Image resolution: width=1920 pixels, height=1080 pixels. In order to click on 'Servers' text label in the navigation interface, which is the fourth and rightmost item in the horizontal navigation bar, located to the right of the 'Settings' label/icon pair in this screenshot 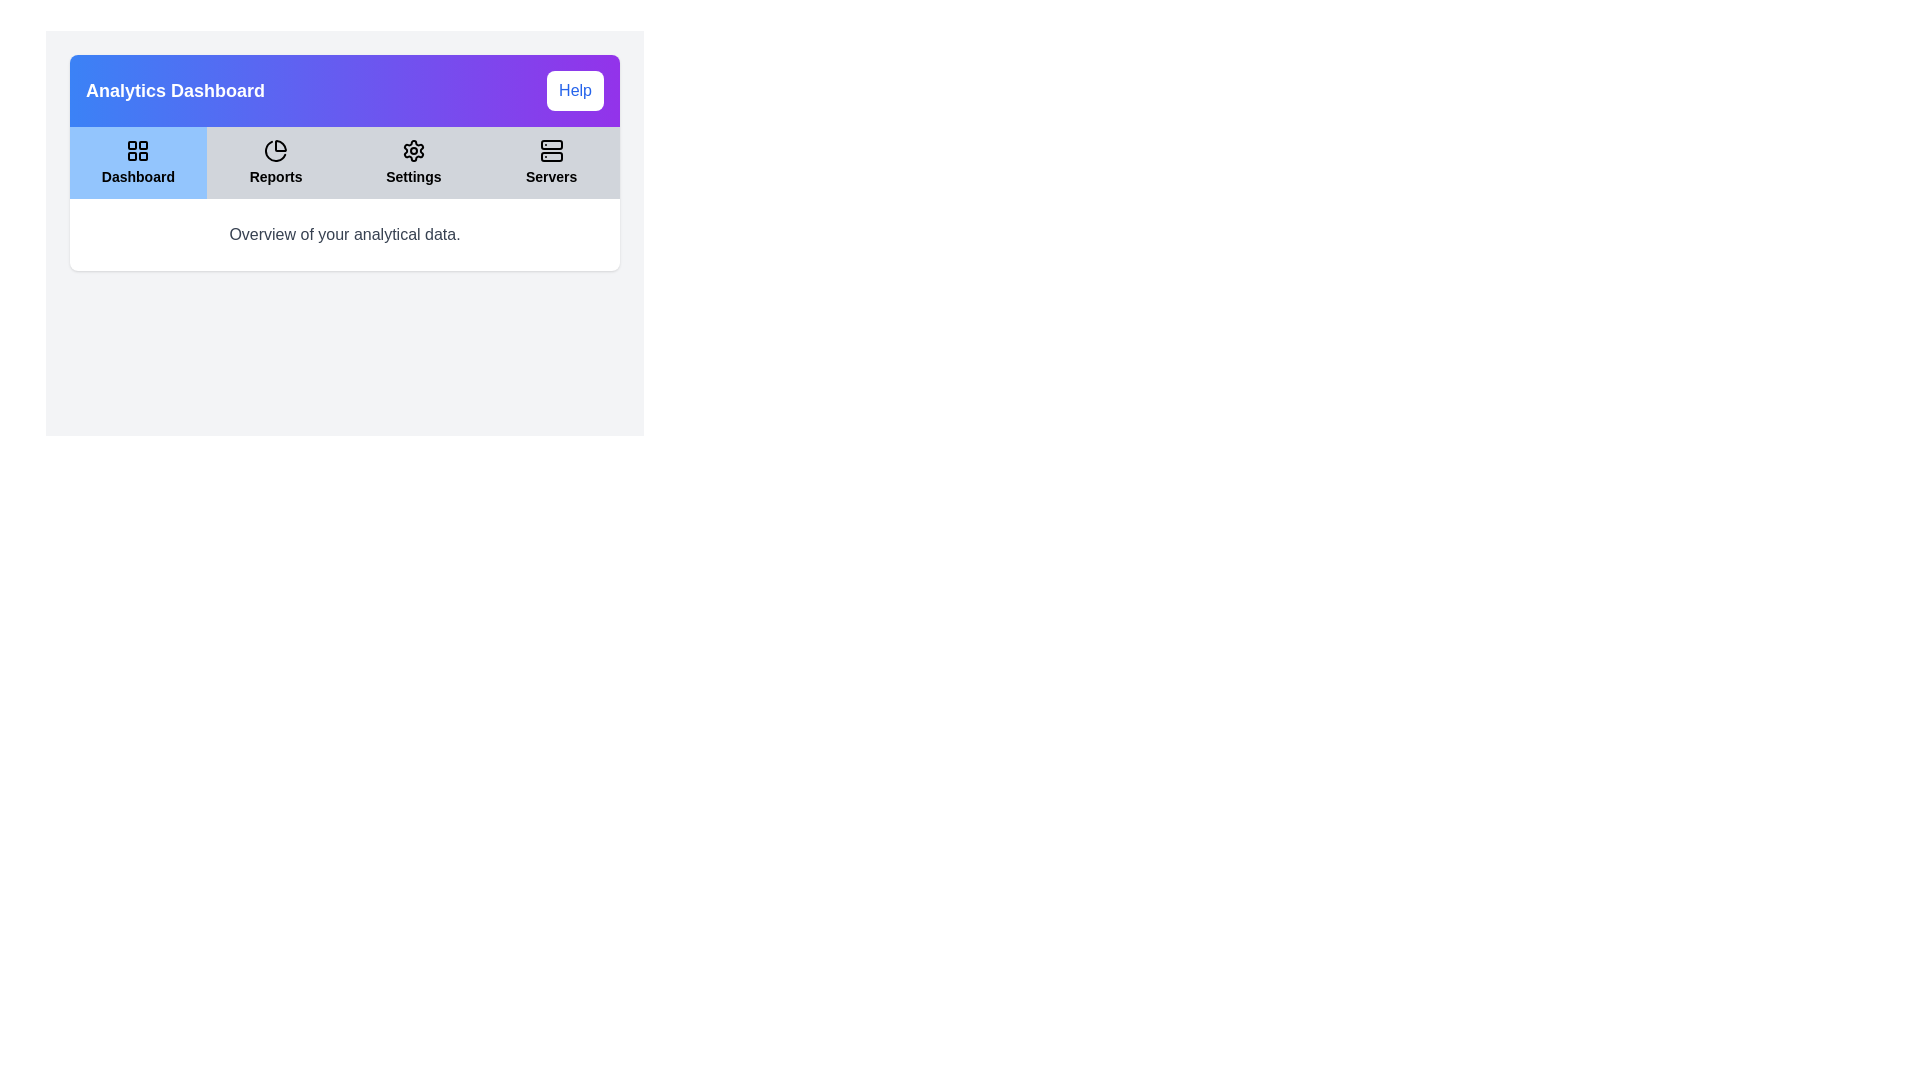, I will do `click(551, 176)`.